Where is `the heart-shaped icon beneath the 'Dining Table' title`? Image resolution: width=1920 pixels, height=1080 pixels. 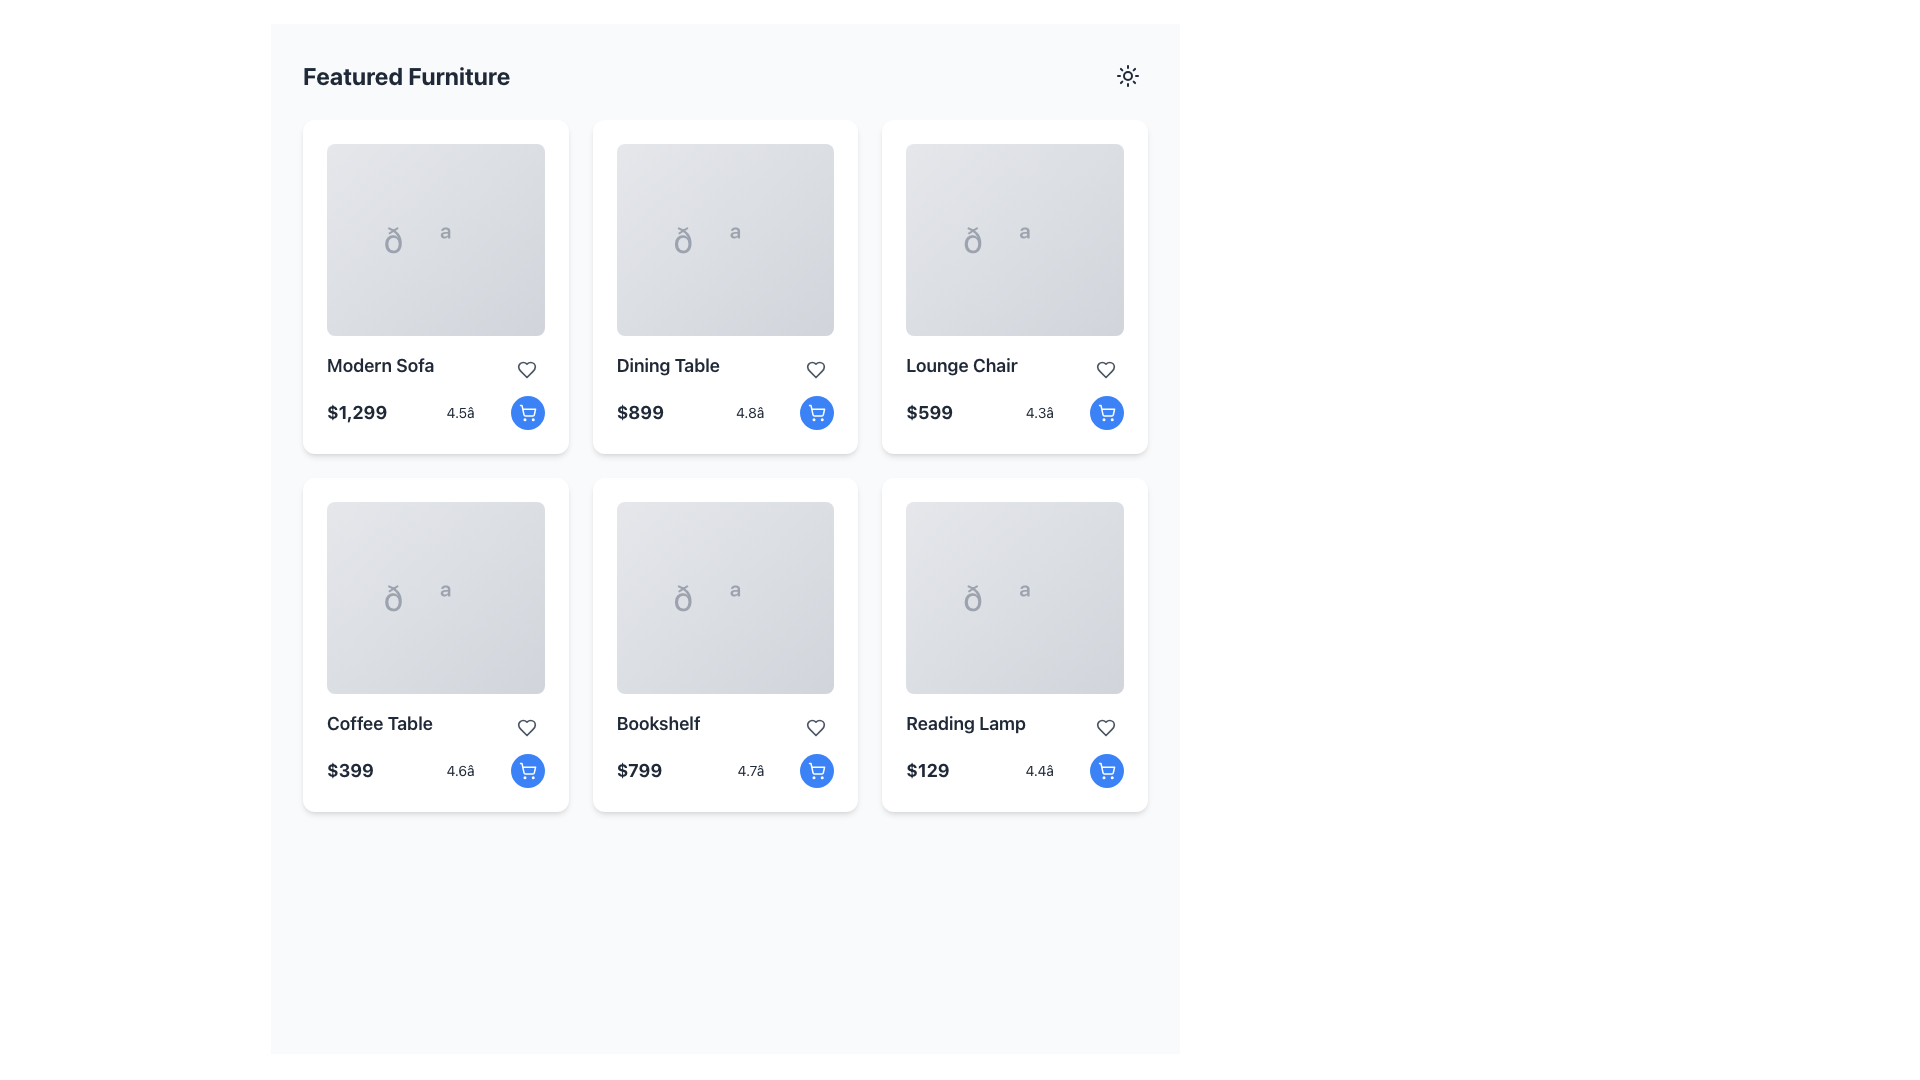
the heart-shaped icon beneath the 'Dining Table' title is located at coordinates (816, 370).